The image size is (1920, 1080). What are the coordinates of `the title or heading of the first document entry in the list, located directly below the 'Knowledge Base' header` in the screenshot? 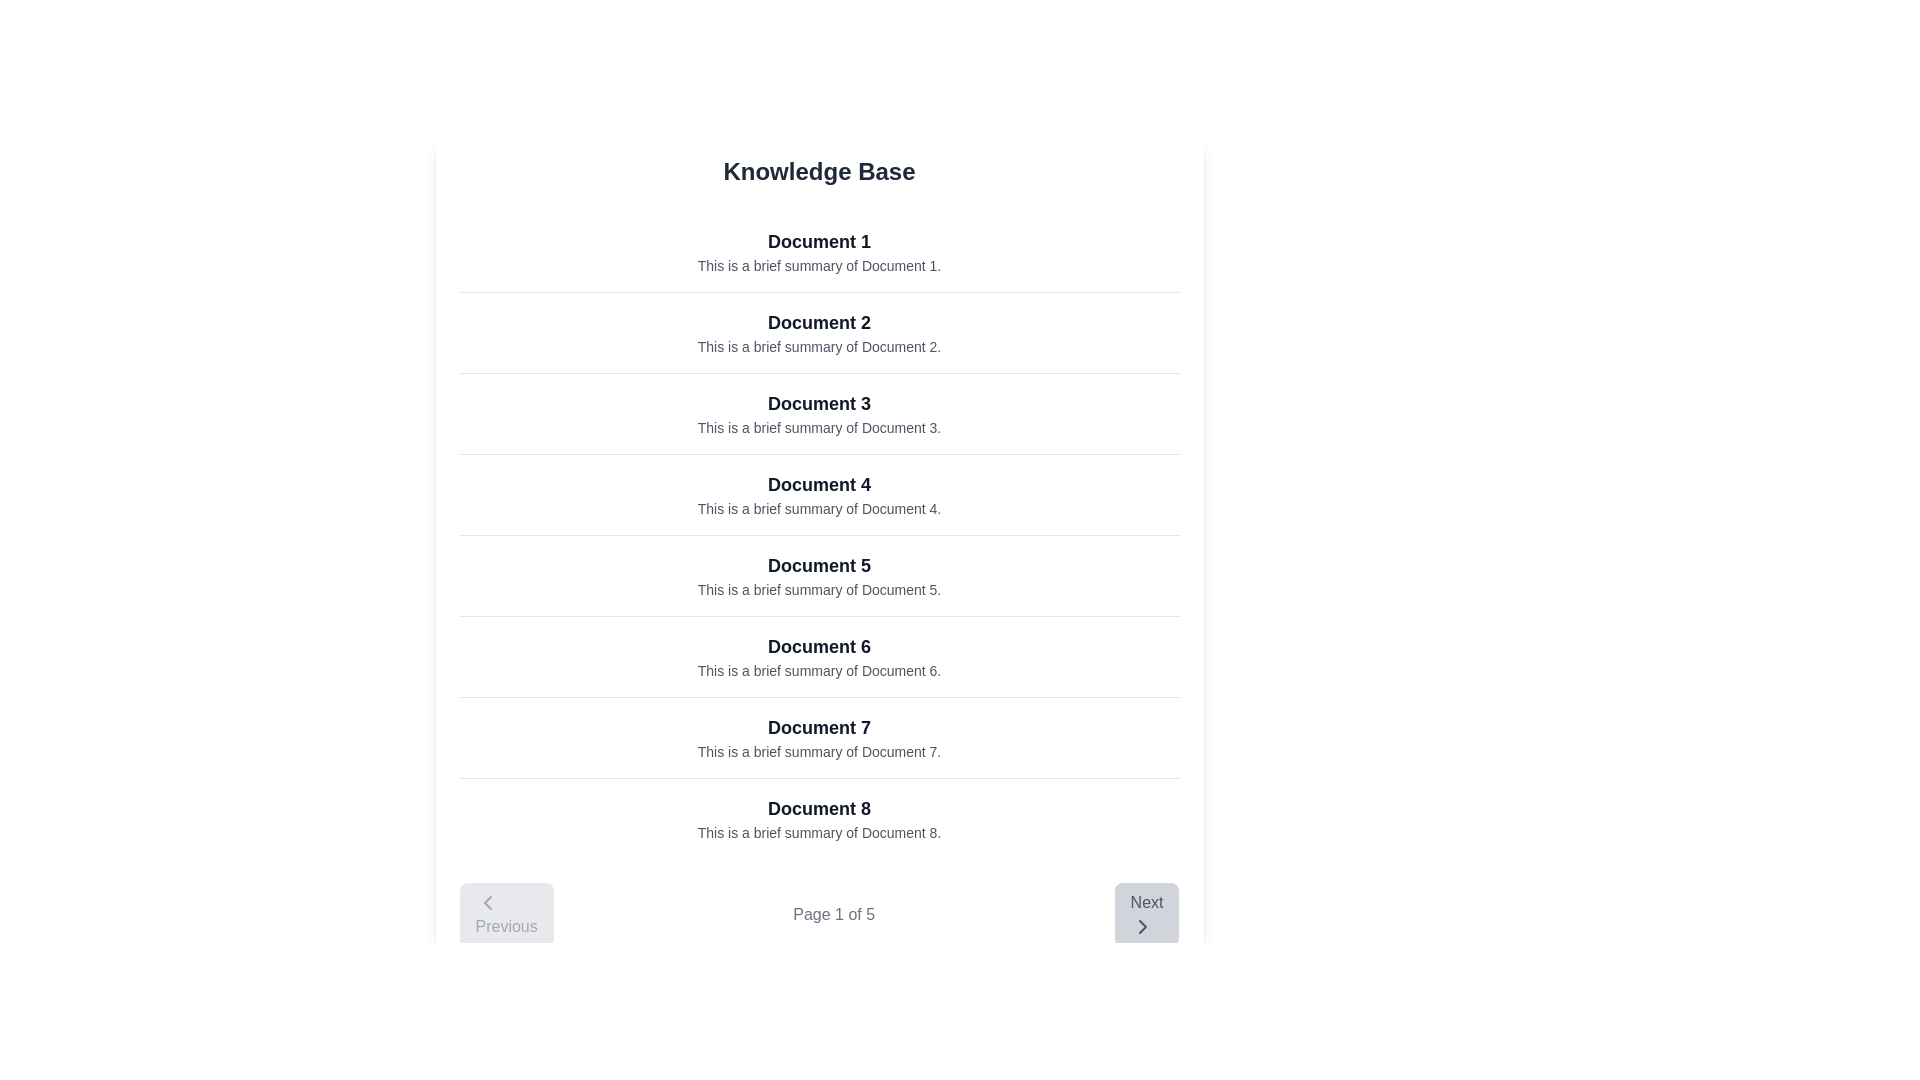 It's located at (819, 241).